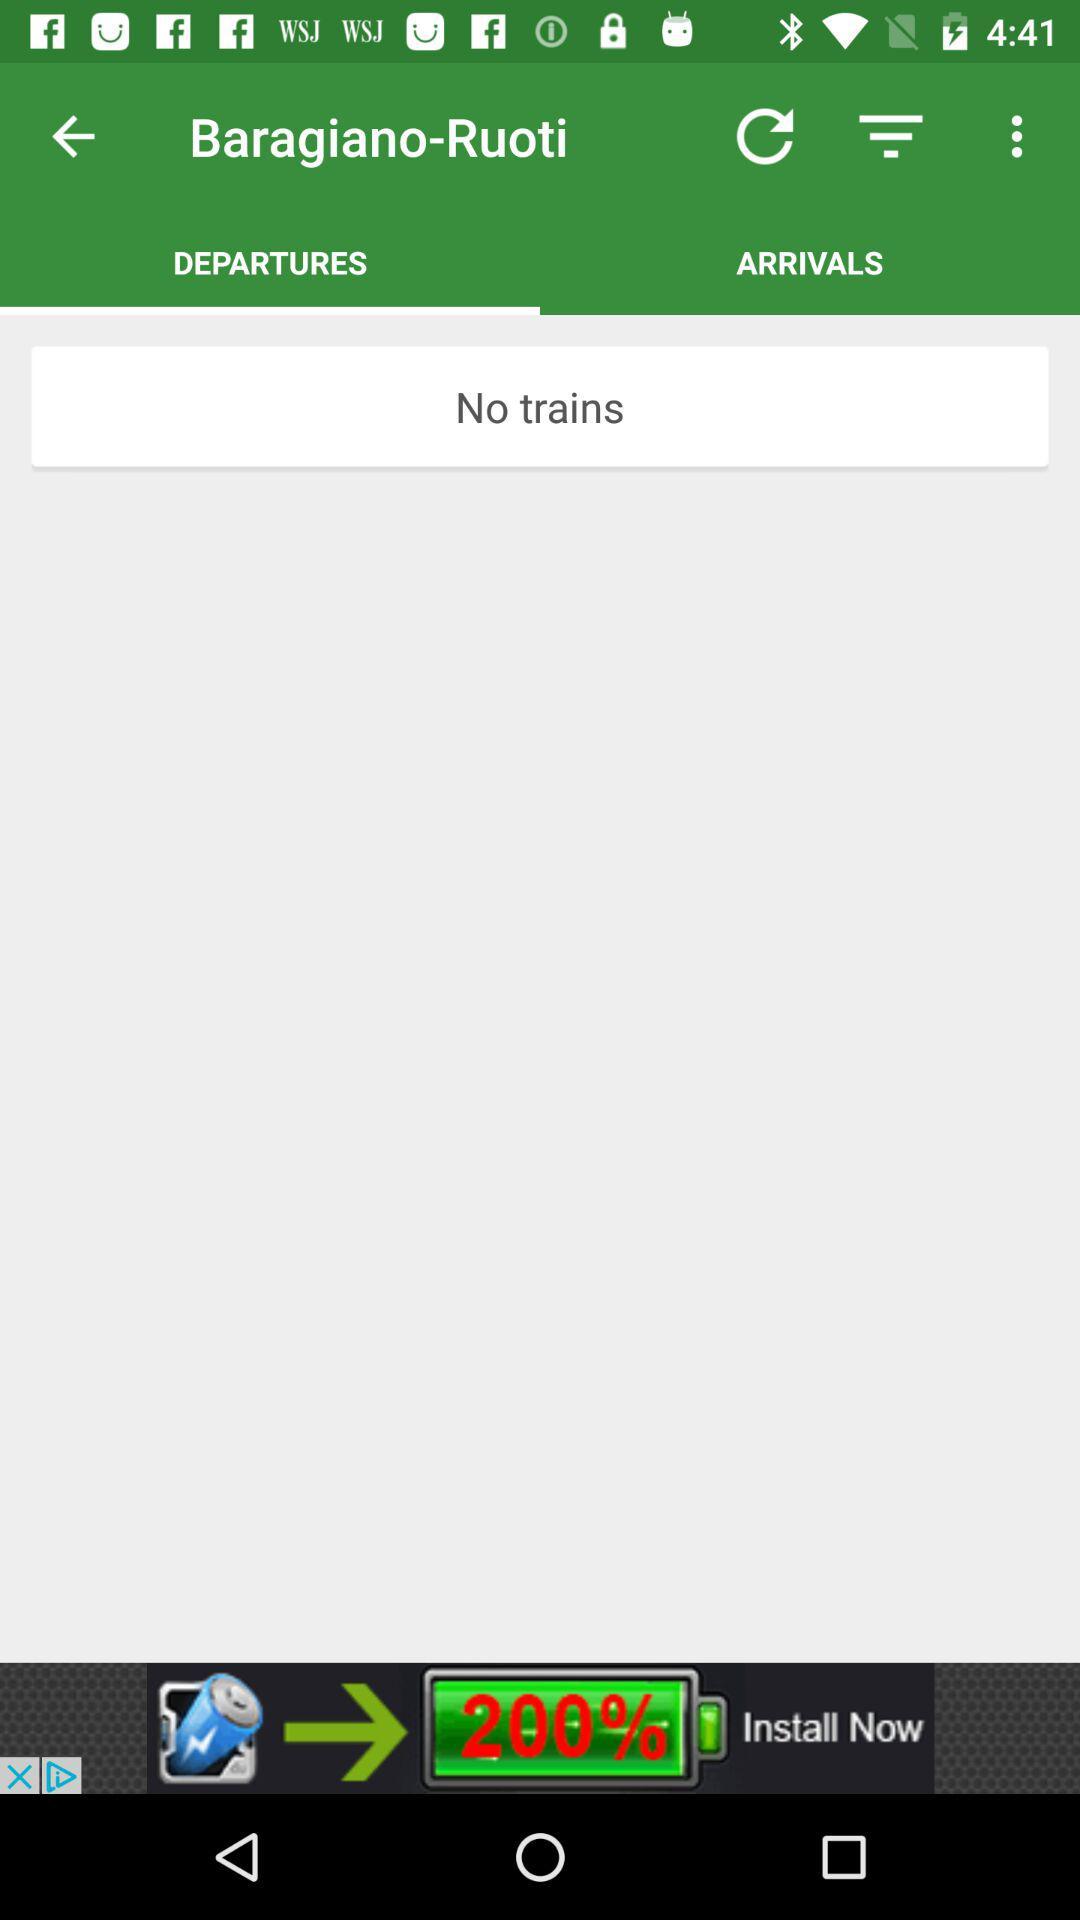 The image size is (1080, 1920). What do you see at coordinates (88, 135) in the screenshot?
I see `back` at bounding box center [88, 135].